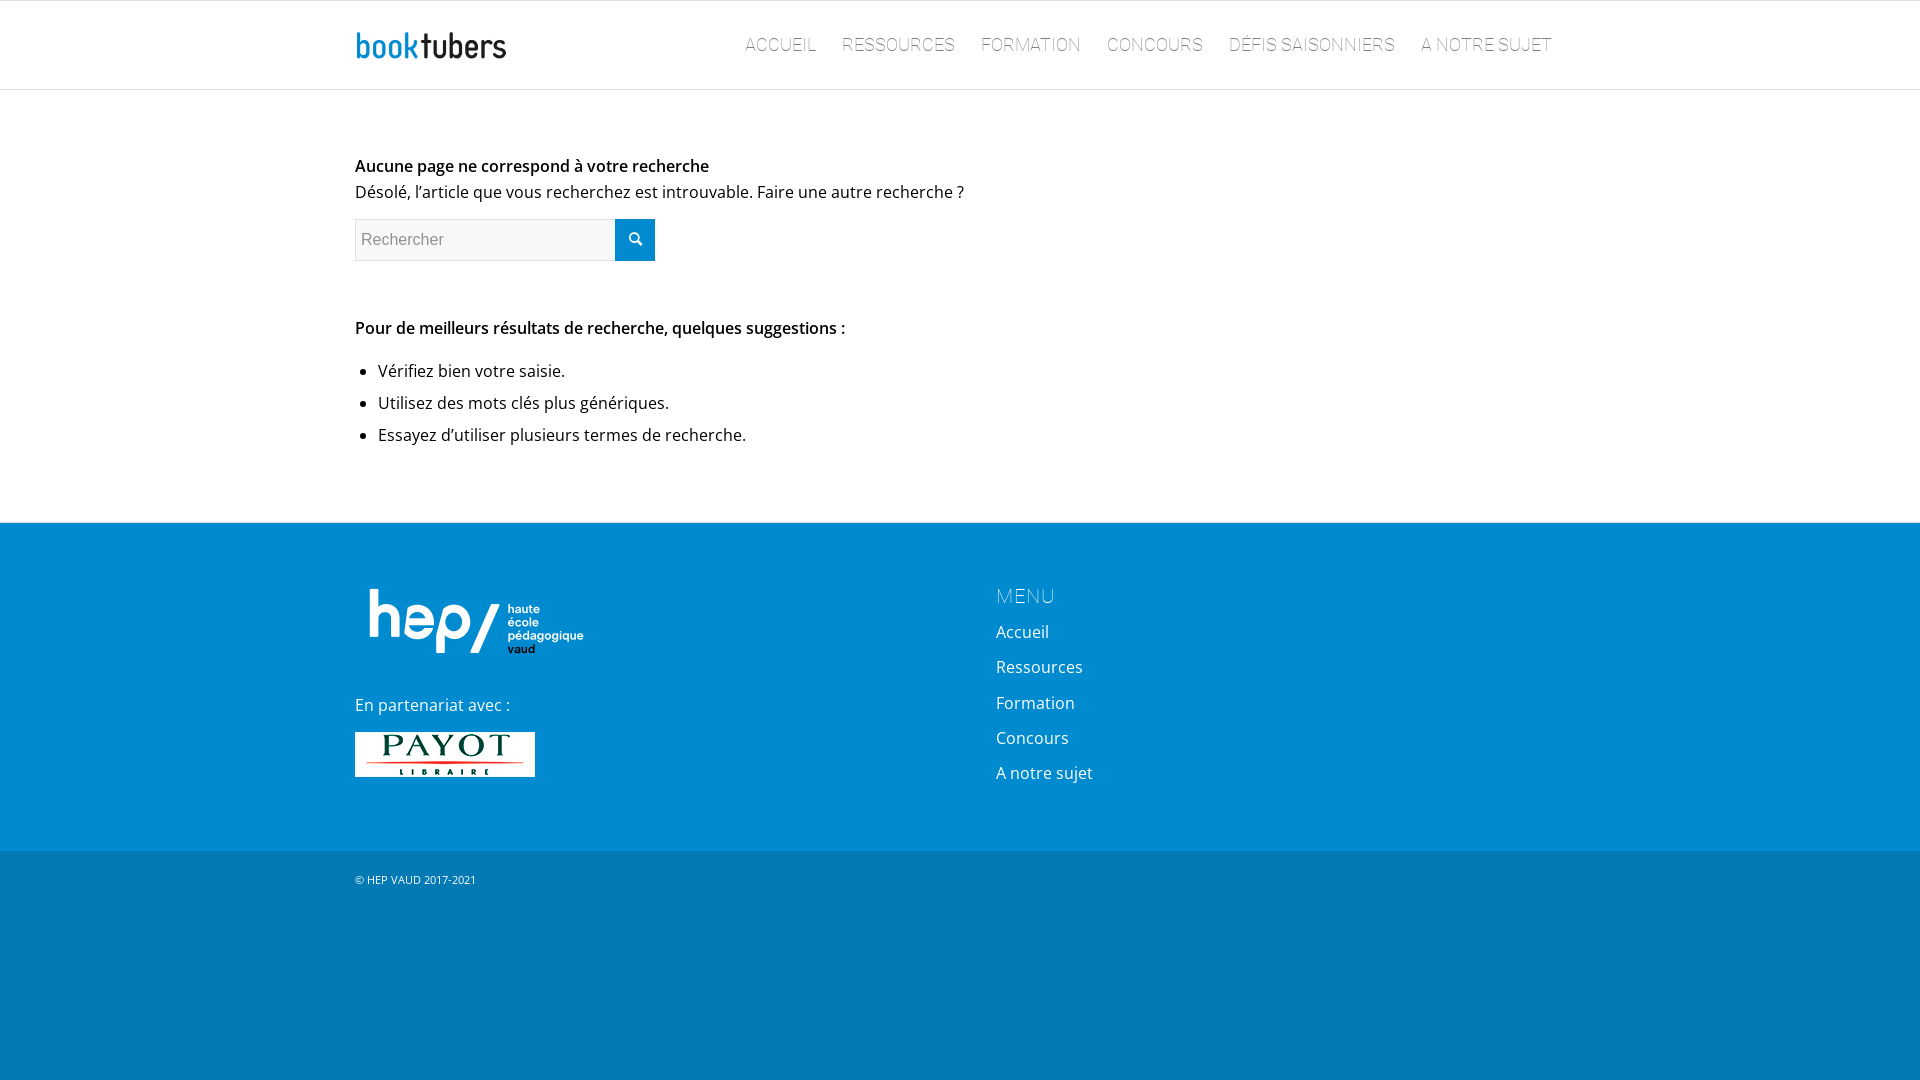 Image resolution: width=1920 pixels, height=1080 pixels. What do you see at coordinates (1093, 45) in the screenshot?
I see `'CONCOURS'` at bounding box center [1093, 45].